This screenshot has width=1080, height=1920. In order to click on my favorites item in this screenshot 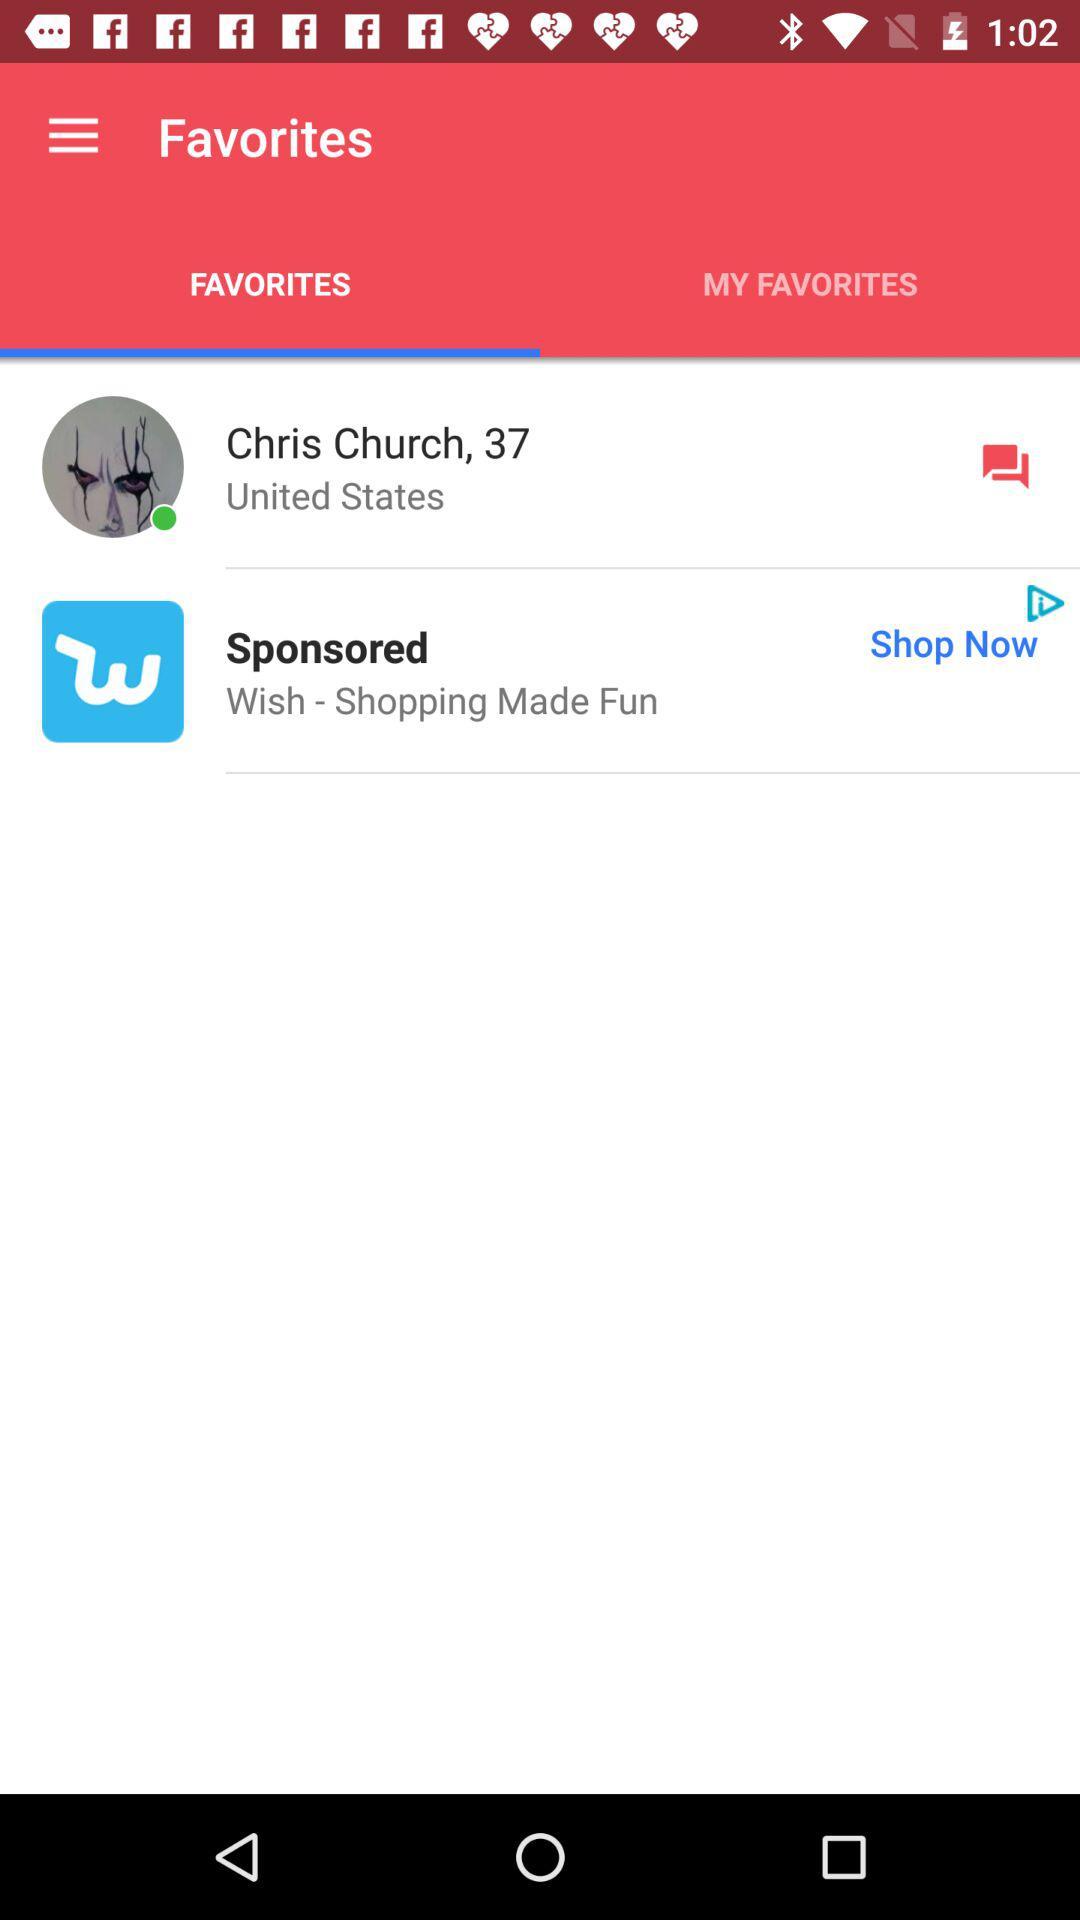, I will do `click(810, 282)`.